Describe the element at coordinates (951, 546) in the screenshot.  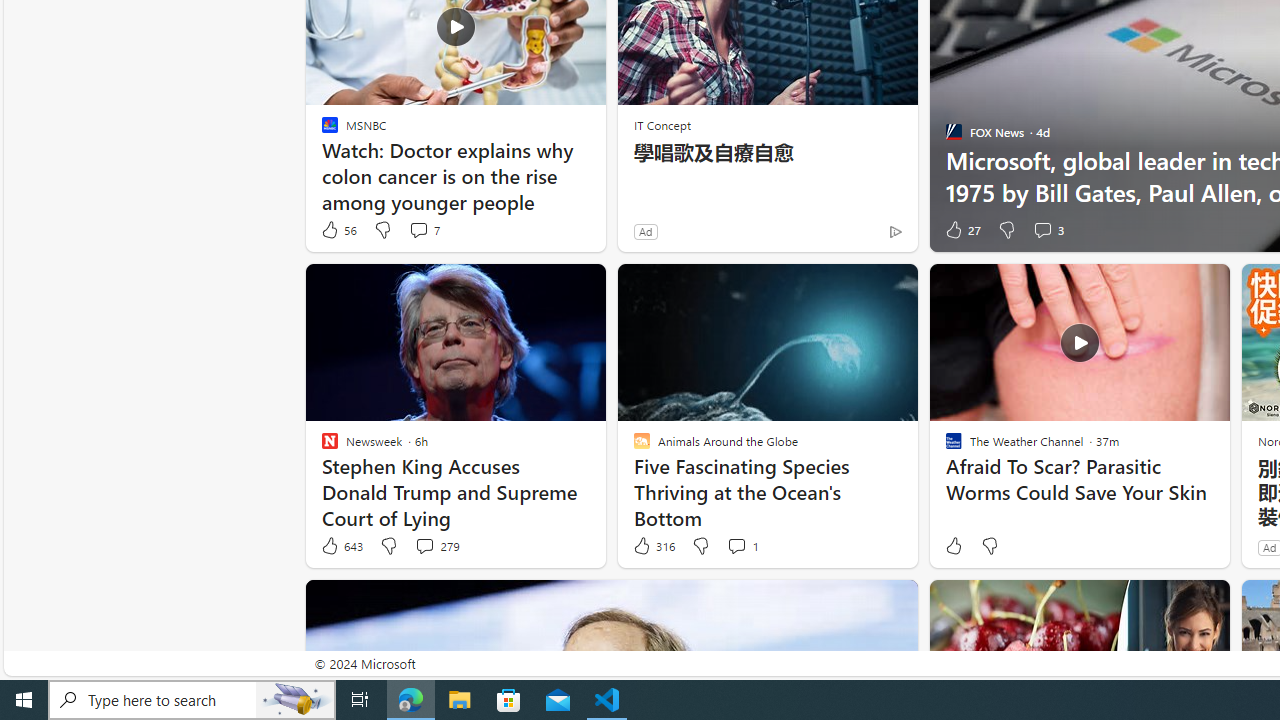
I see `'Like'` at that location.